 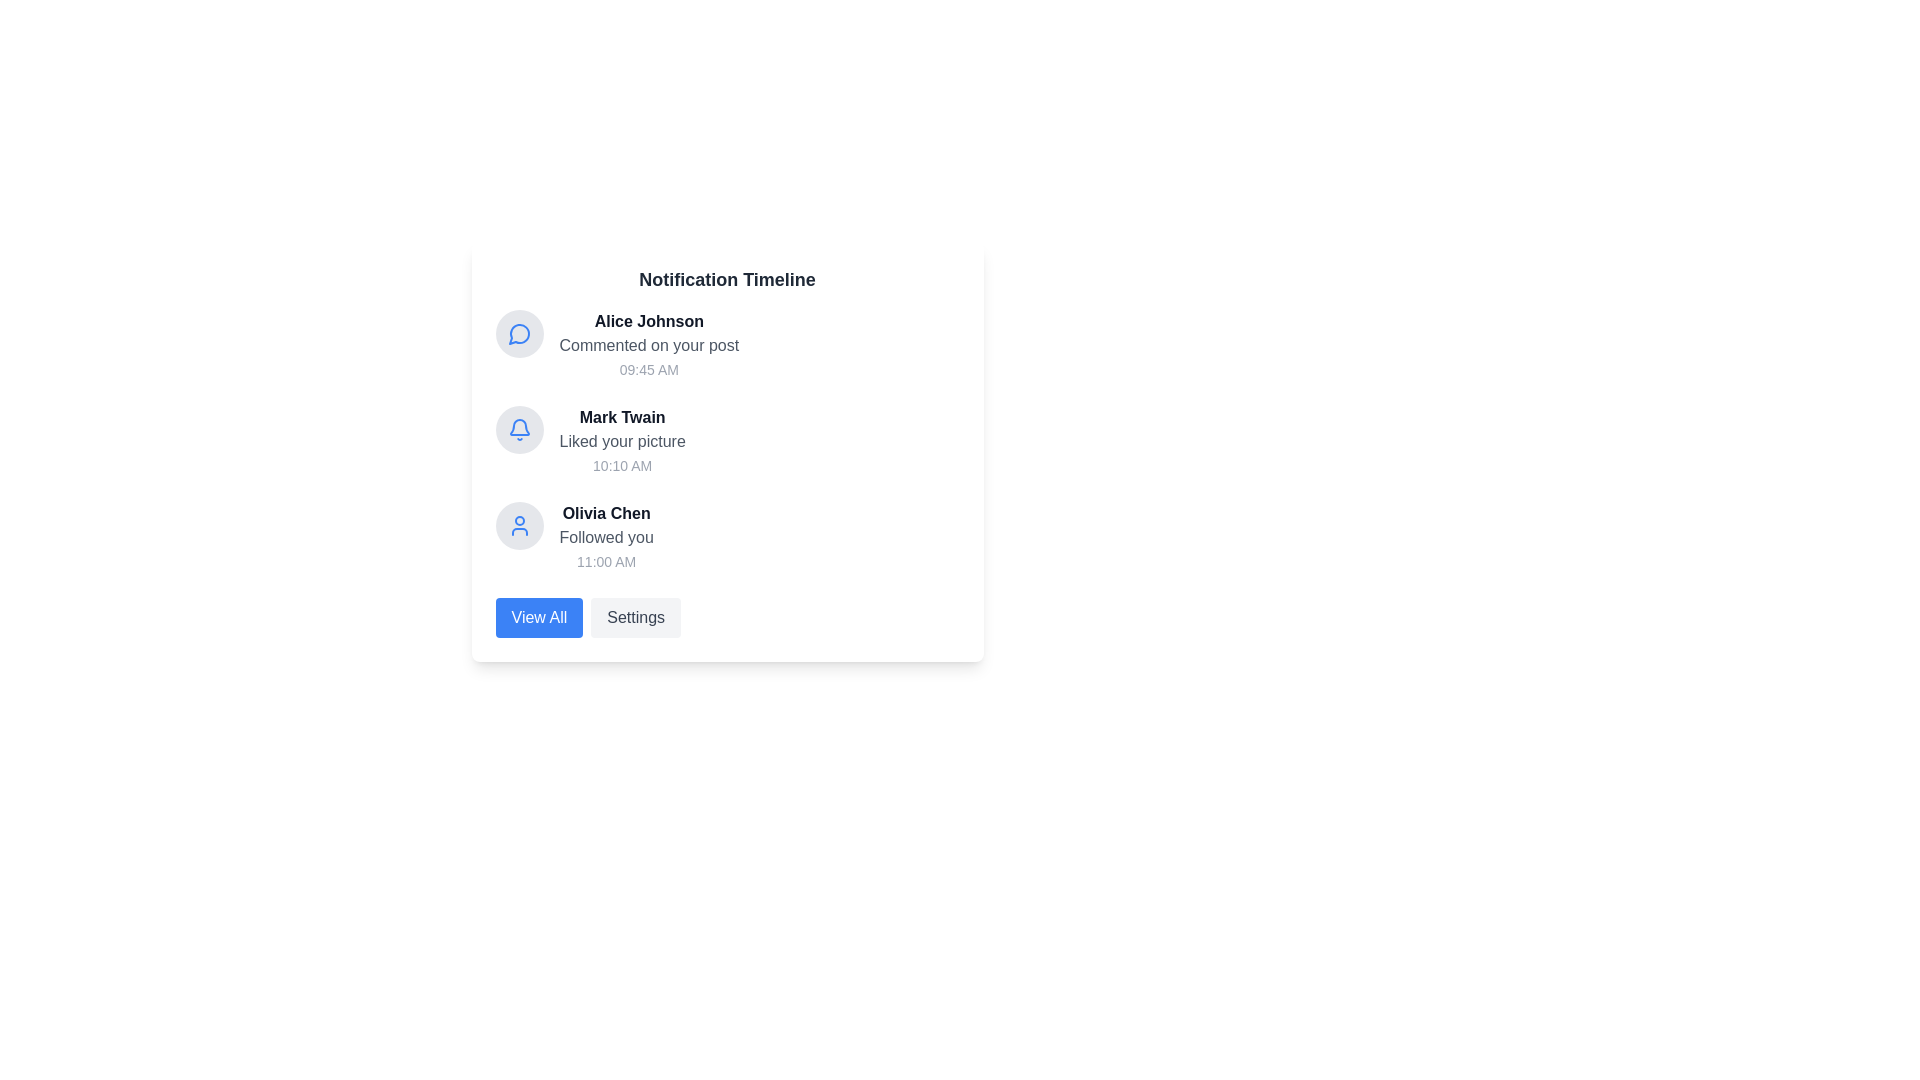 I want to click on the icon representing Alice Johnson's comment notification, located at the start of her entry in the notification timeline box, so click(x=519, y=333).